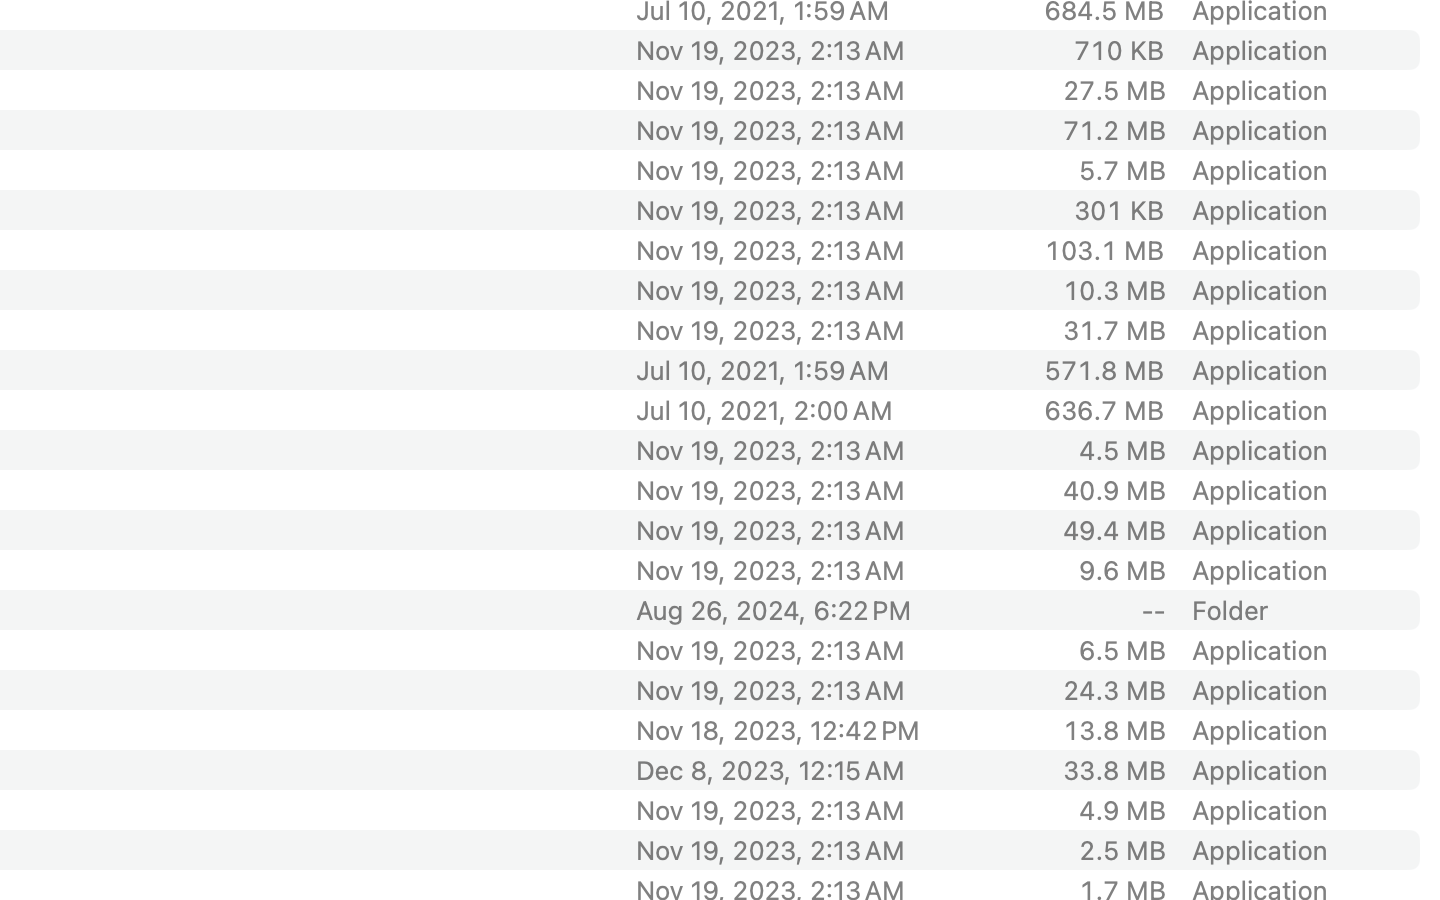  Describe the element at coordinates (1112, 329) in the screenshot. I see `'31.7 MB'` at that location.